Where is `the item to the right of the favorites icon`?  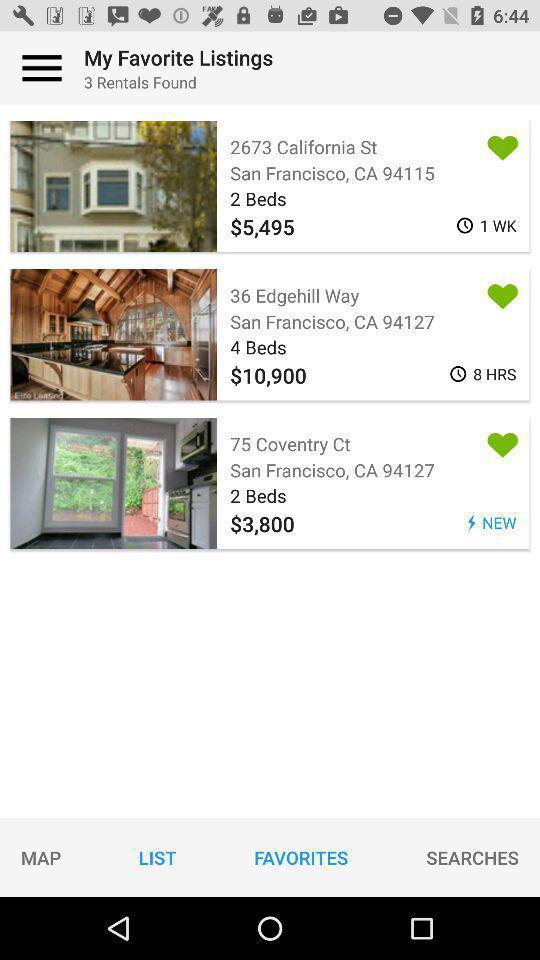
the item to the right of the favorites icon is located at coordinates (472, 856).